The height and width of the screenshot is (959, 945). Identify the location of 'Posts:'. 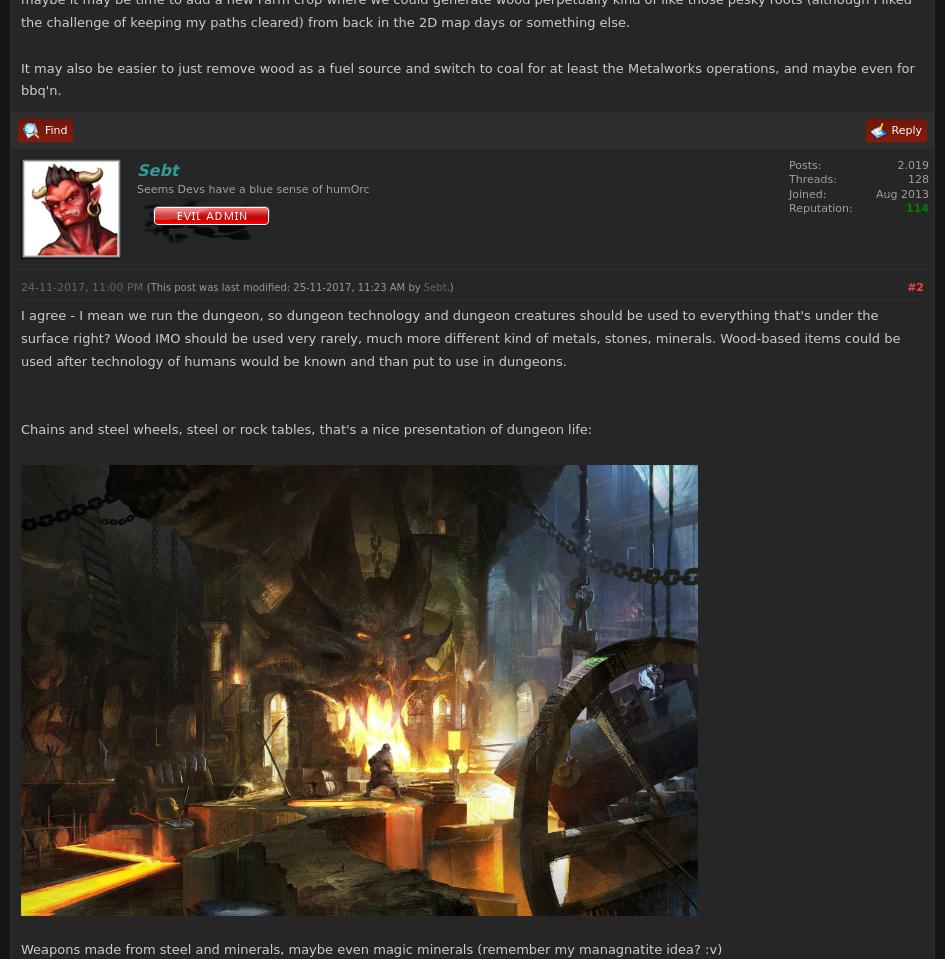
(787, 164).